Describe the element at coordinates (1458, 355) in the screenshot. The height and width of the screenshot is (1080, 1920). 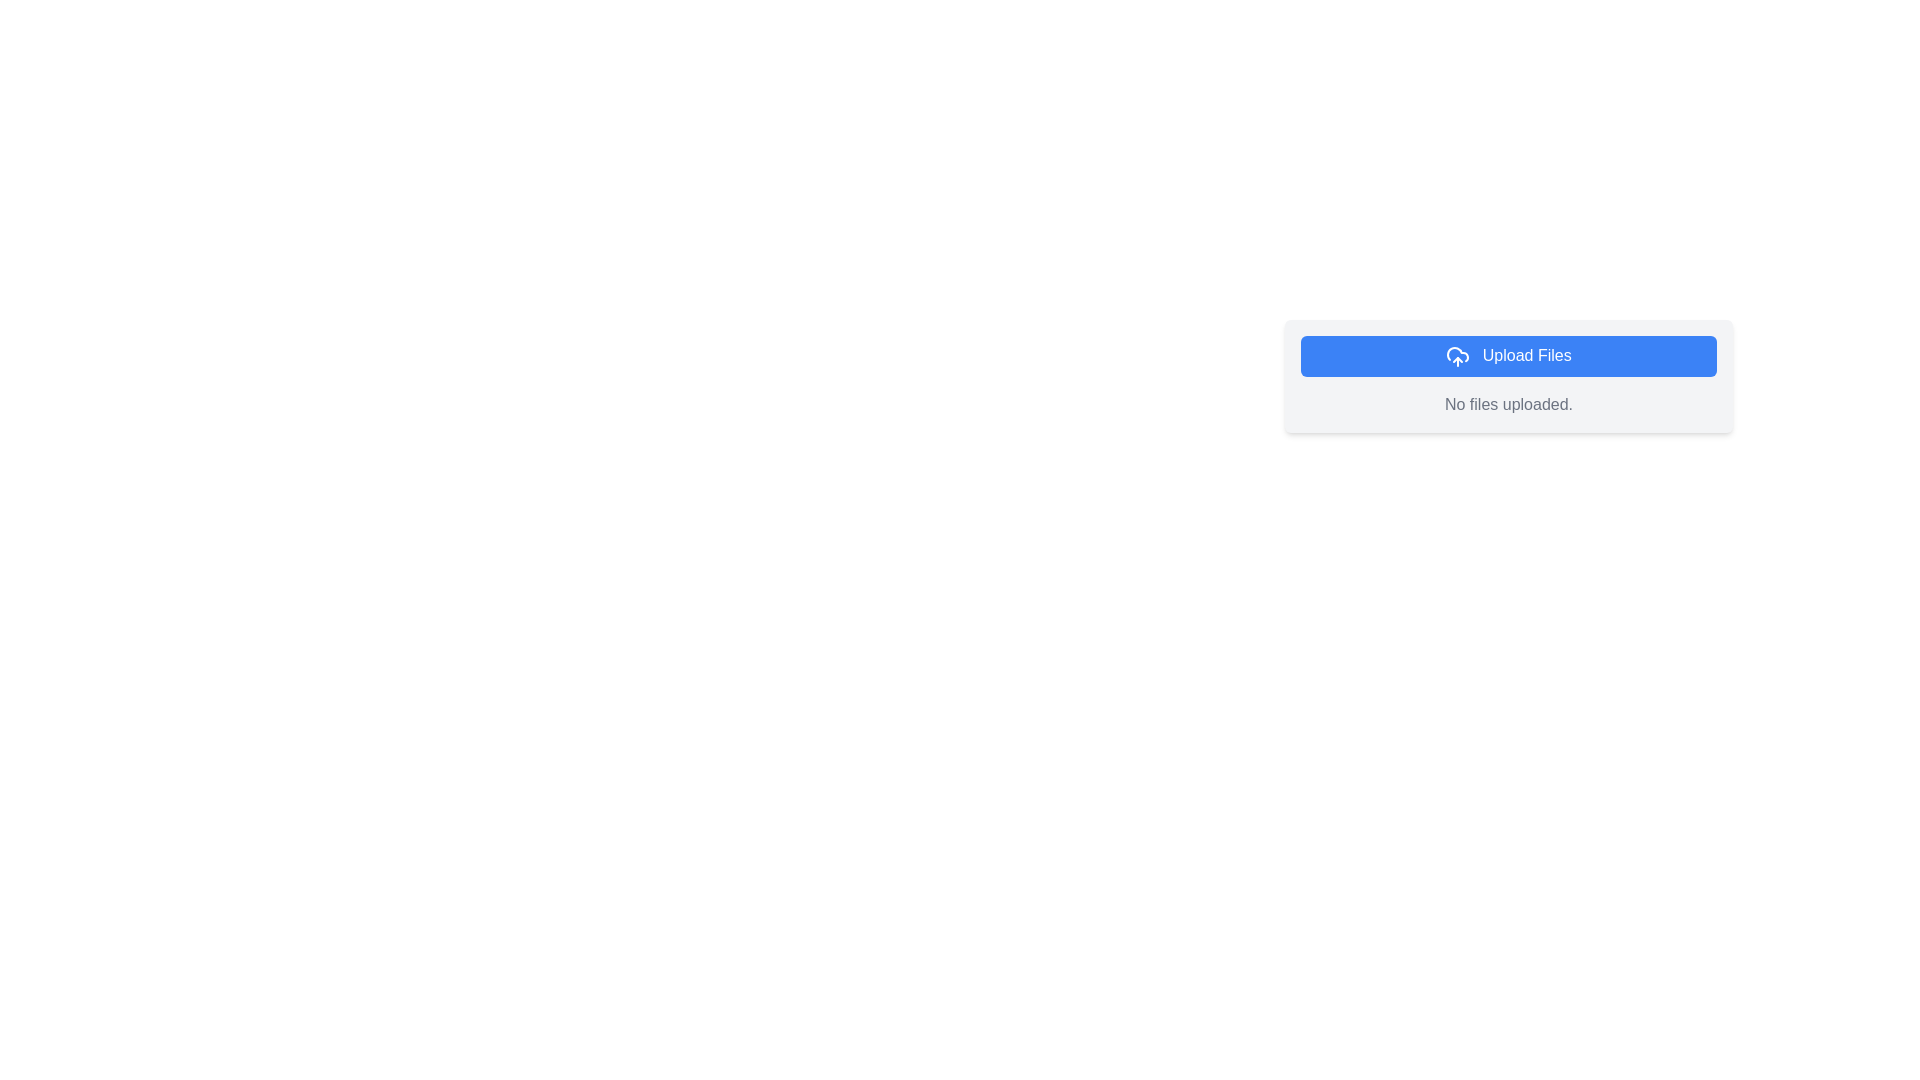
I see `the 'Upload Files' button which contains the icon representing the file upload function, located to its left side` at that location.